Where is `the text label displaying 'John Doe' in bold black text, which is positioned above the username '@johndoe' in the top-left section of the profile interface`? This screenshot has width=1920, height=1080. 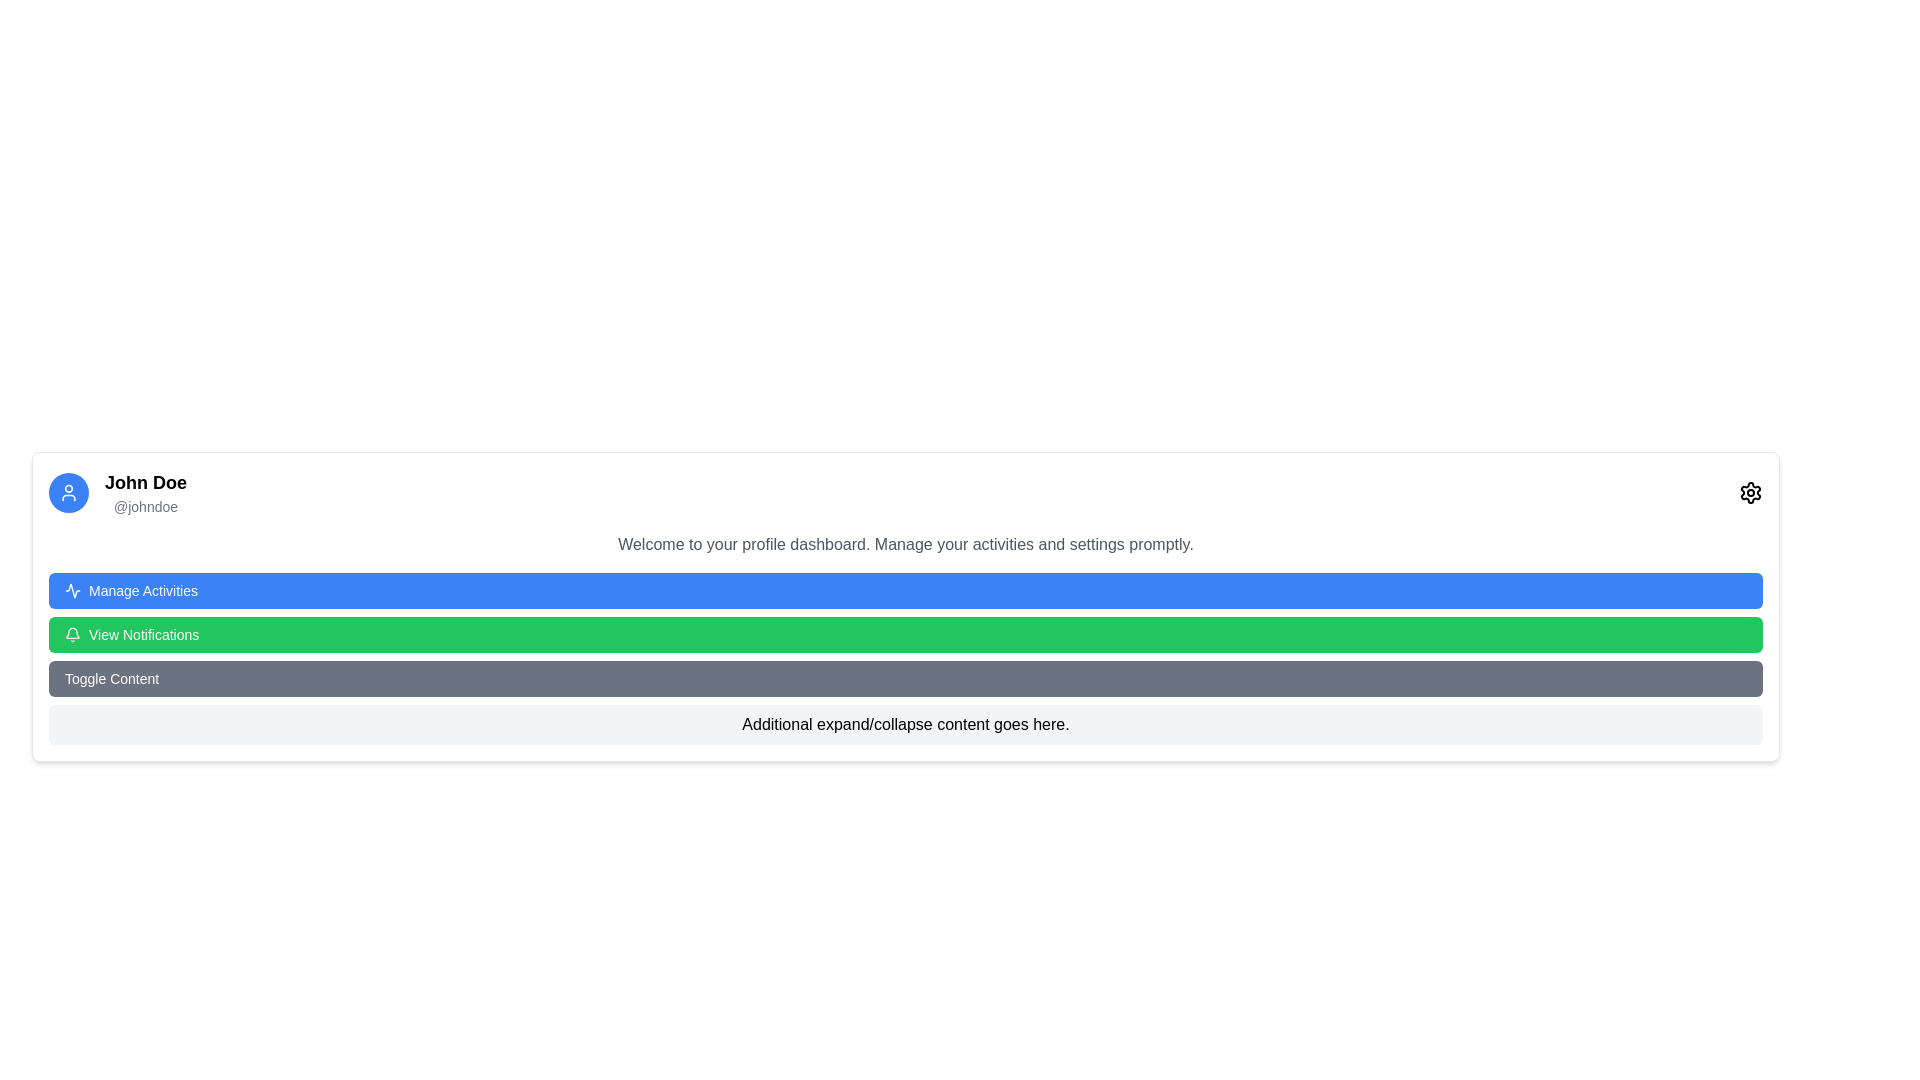
the text label displaying 'John Doe' in bold black text, which is positioned above the username '@johndoe' in the top-left section of the profile interface is located at coordinates (144, 482).